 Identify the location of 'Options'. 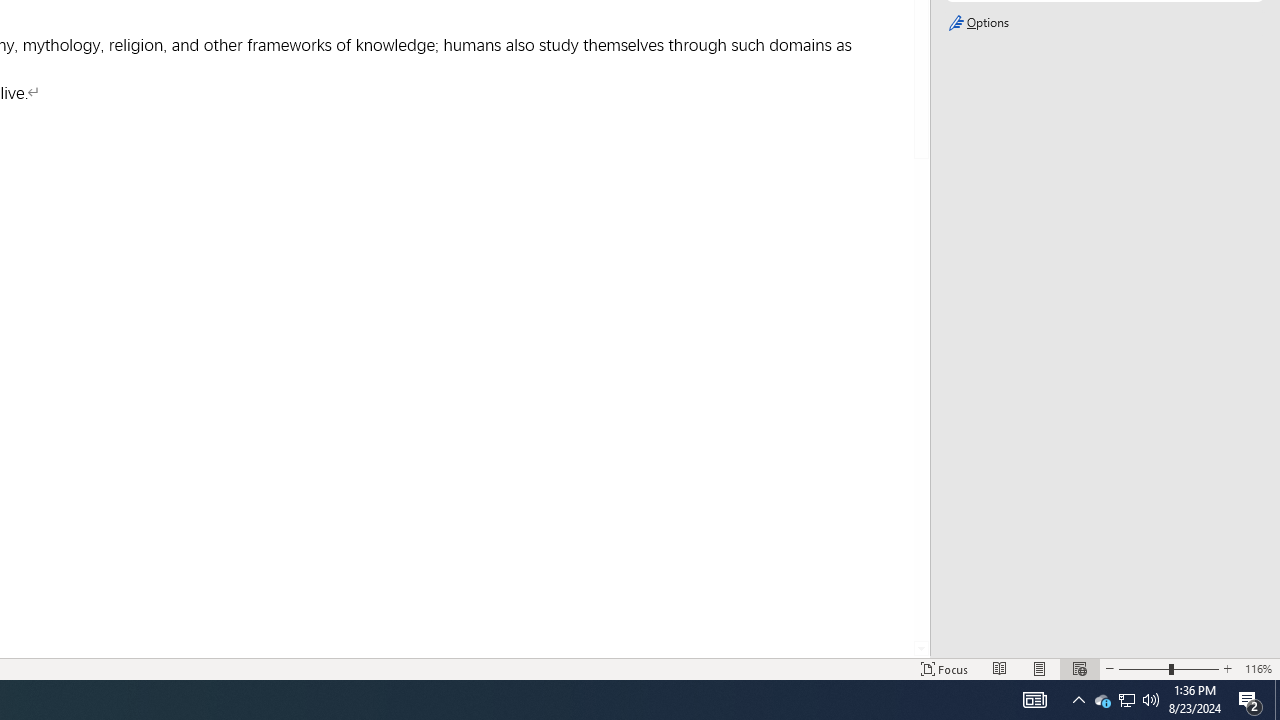
(1103, 23).